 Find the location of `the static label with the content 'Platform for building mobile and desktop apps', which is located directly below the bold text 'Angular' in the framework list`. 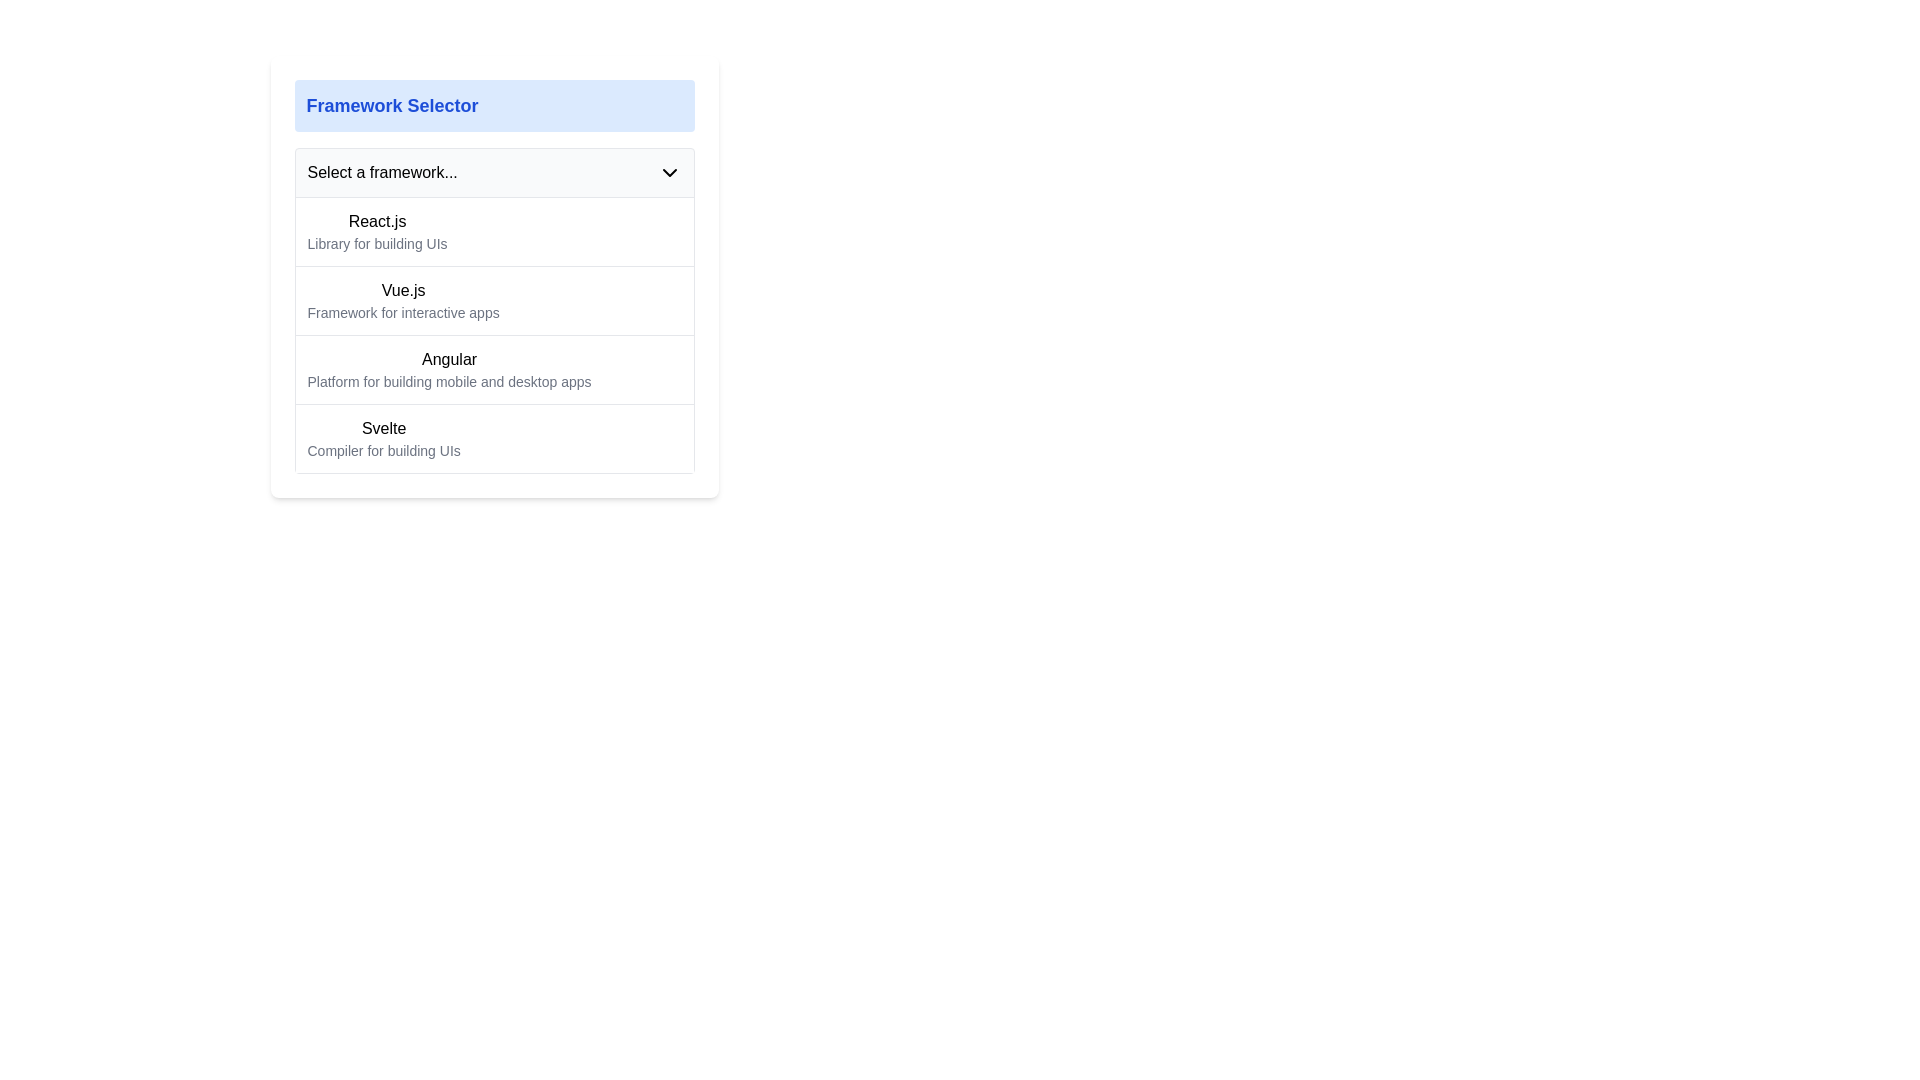

the static label with the content 'Platform for building mobile and desktop apps', which is located directly below the bold text 'Angular' in the framework list is located at coordinates (448, 381).